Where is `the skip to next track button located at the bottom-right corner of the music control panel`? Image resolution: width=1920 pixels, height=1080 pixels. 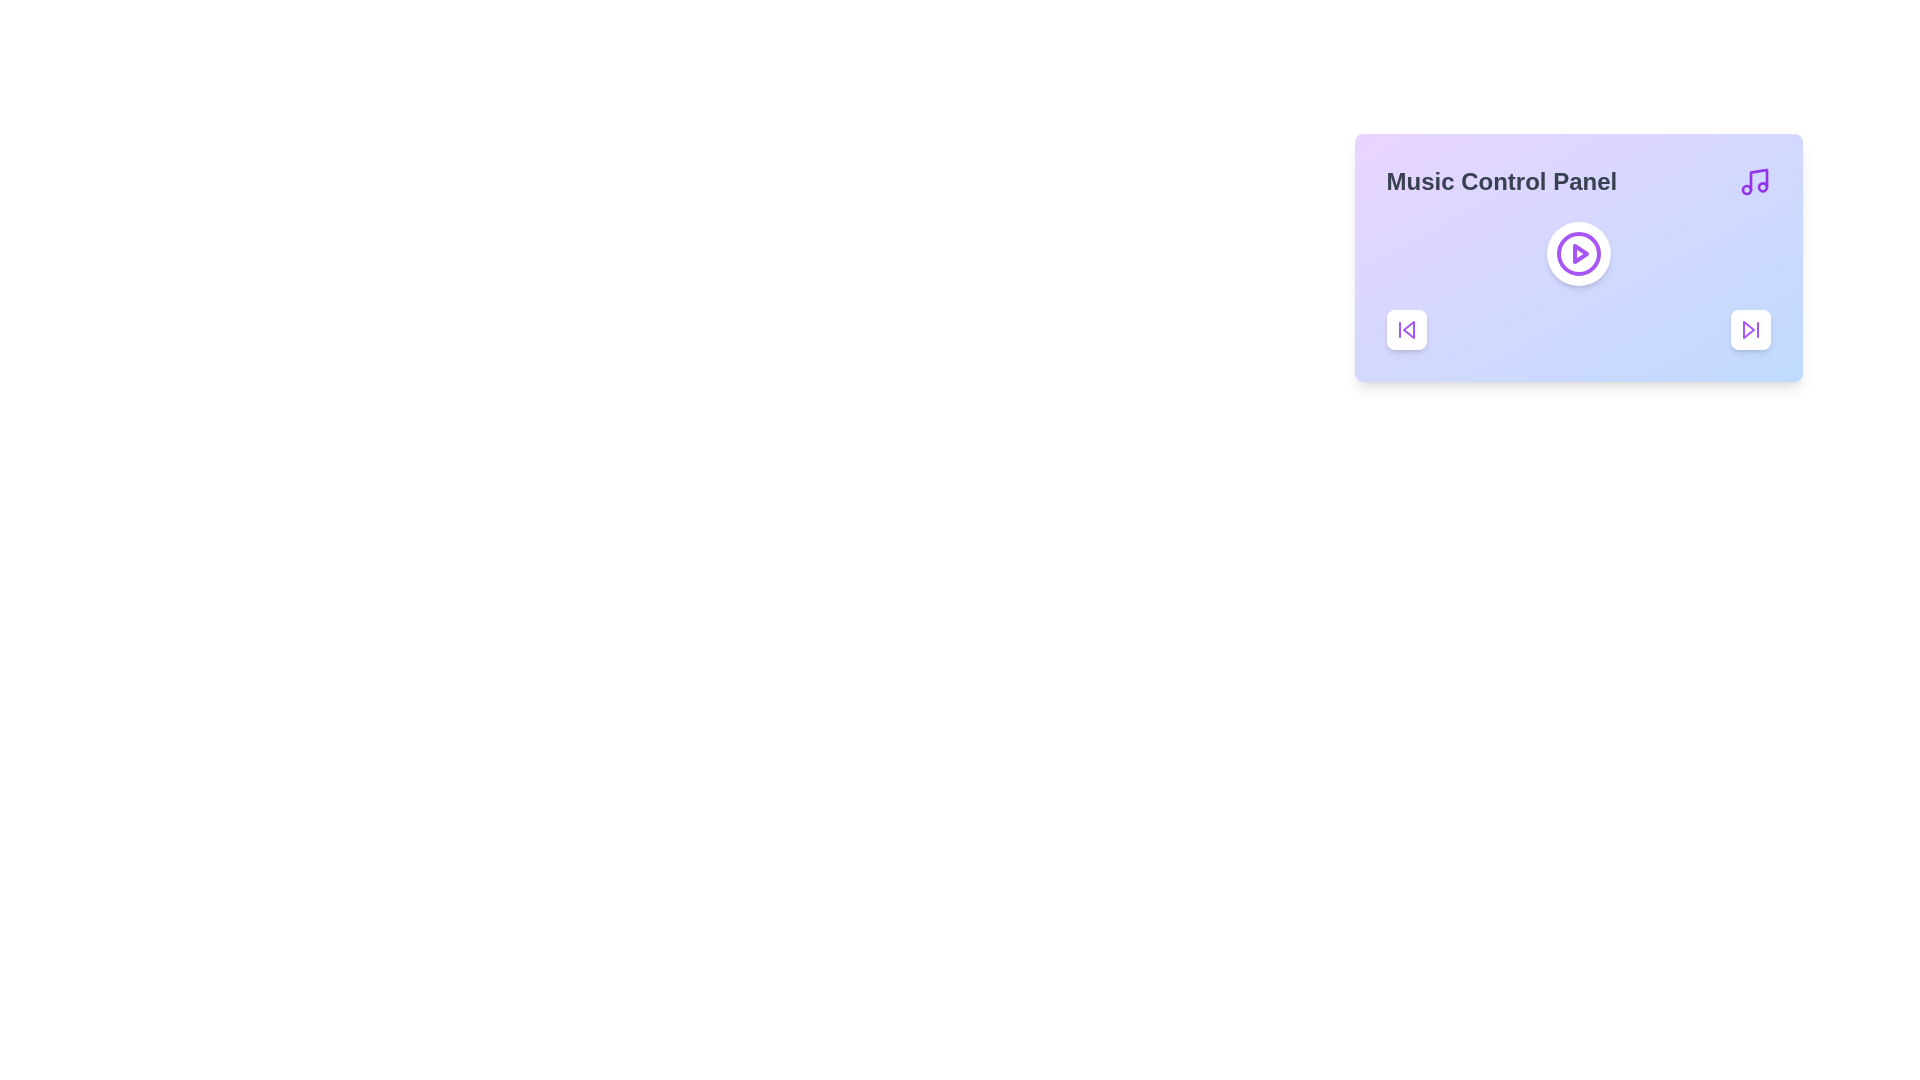 the skip to next track button located at the bottom-right corner of the music control panel is located at coordinates (1749, 329).